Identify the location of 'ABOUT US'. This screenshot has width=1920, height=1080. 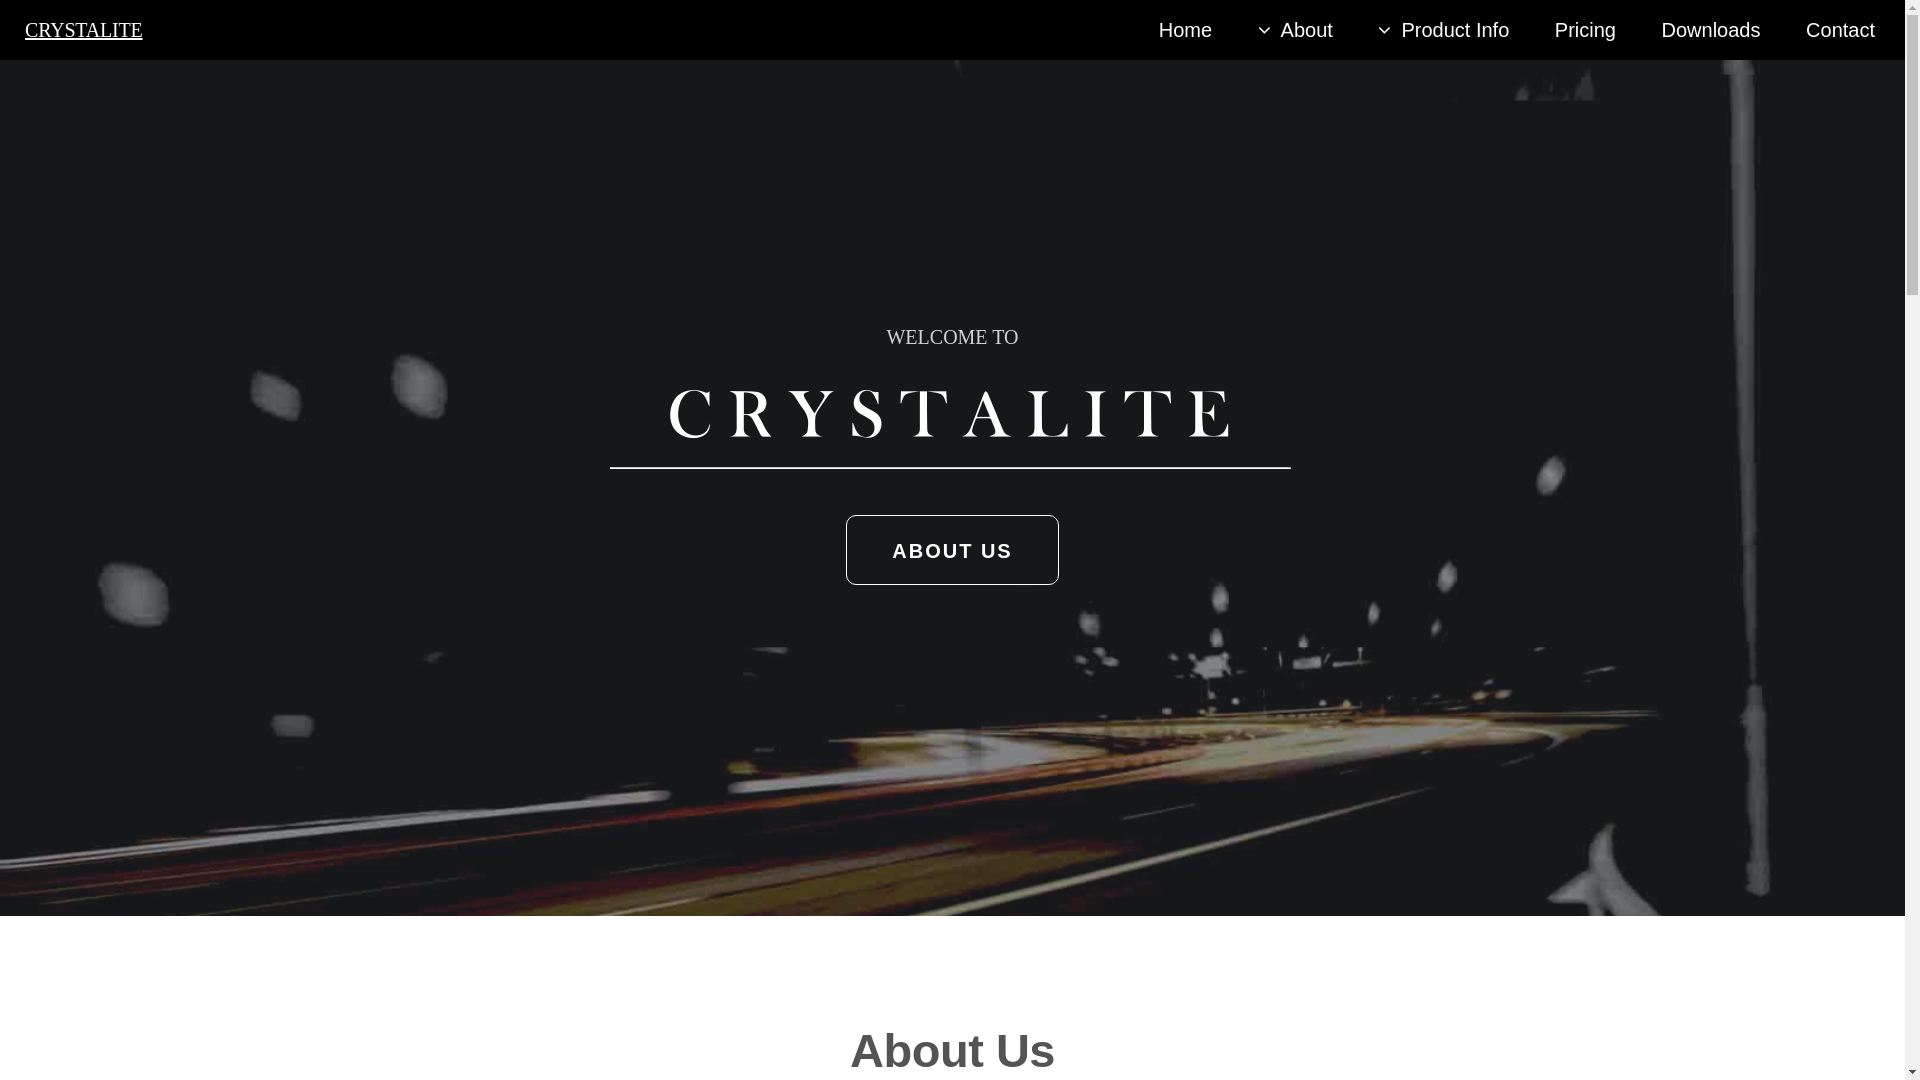
(950, 550).